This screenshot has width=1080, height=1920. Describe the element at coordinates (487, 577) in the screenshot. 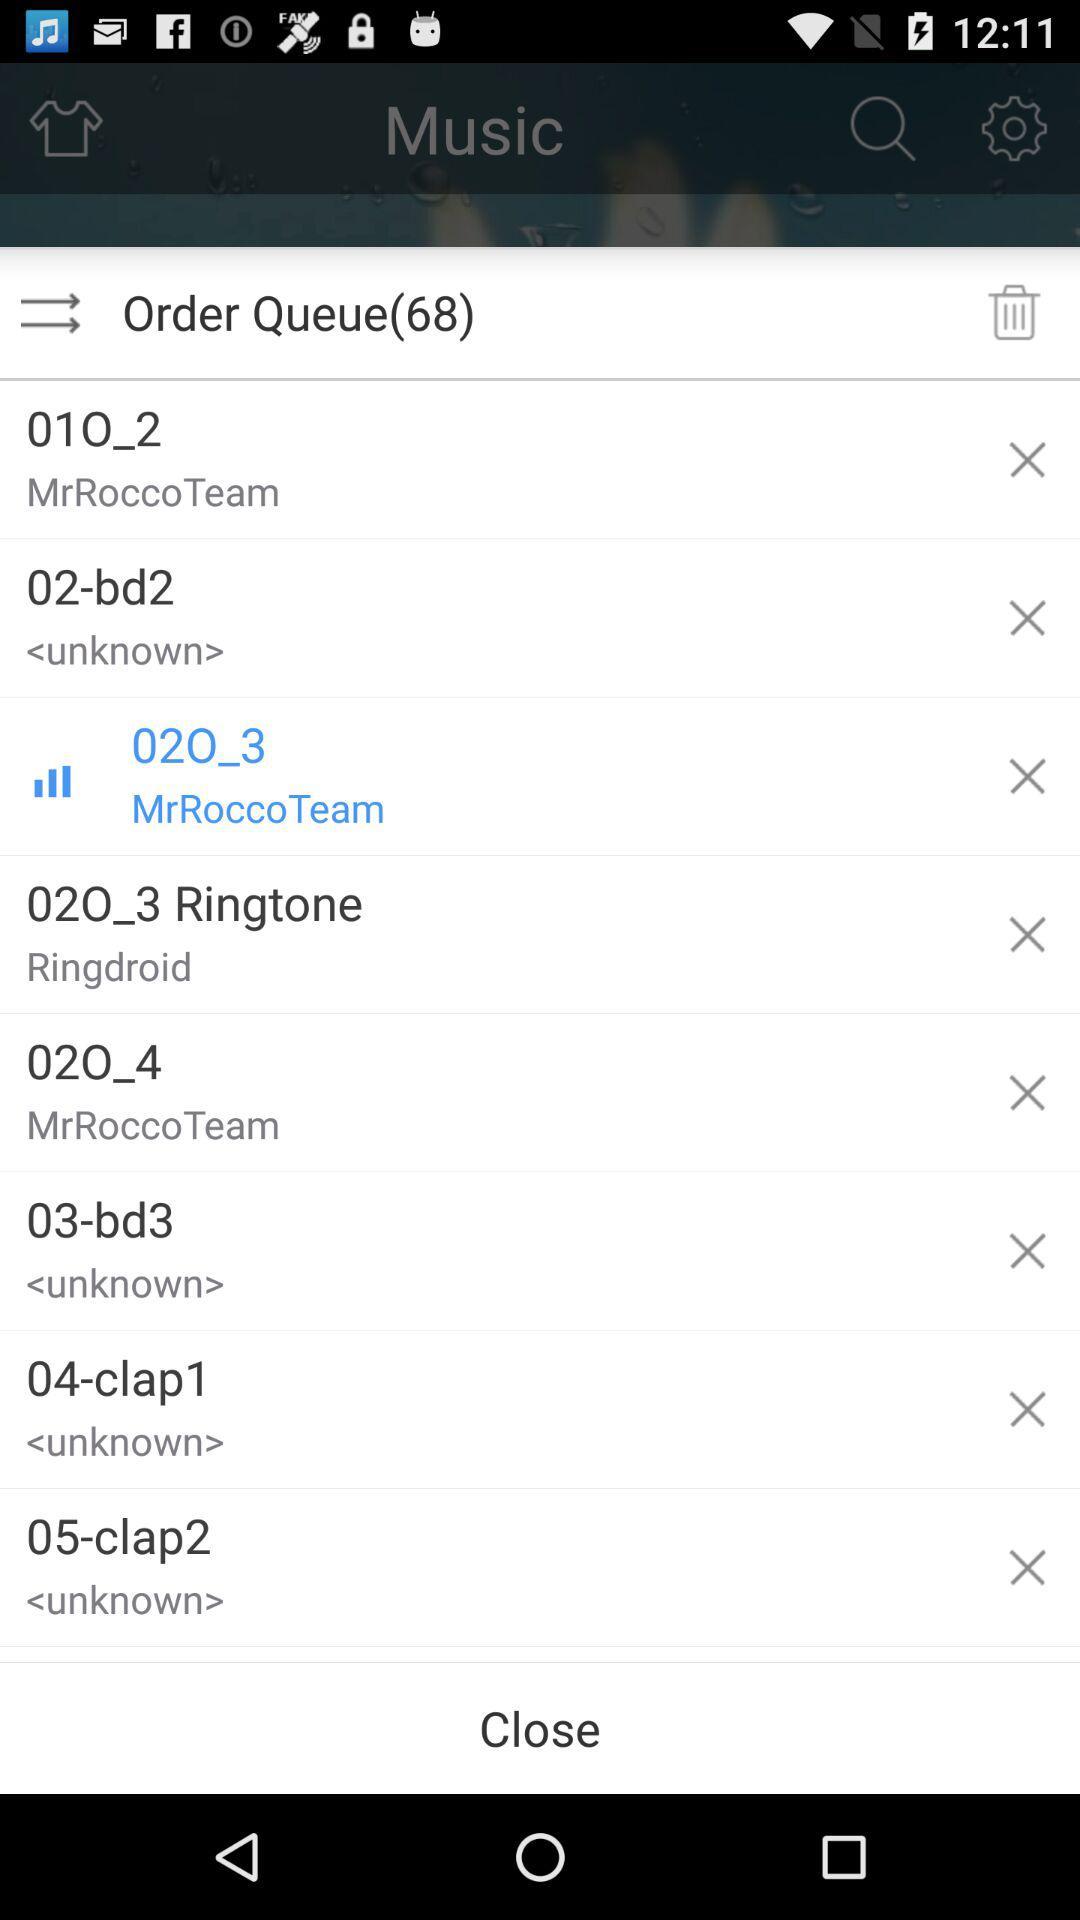

I see `icon below the mrroccoteam` at that location.